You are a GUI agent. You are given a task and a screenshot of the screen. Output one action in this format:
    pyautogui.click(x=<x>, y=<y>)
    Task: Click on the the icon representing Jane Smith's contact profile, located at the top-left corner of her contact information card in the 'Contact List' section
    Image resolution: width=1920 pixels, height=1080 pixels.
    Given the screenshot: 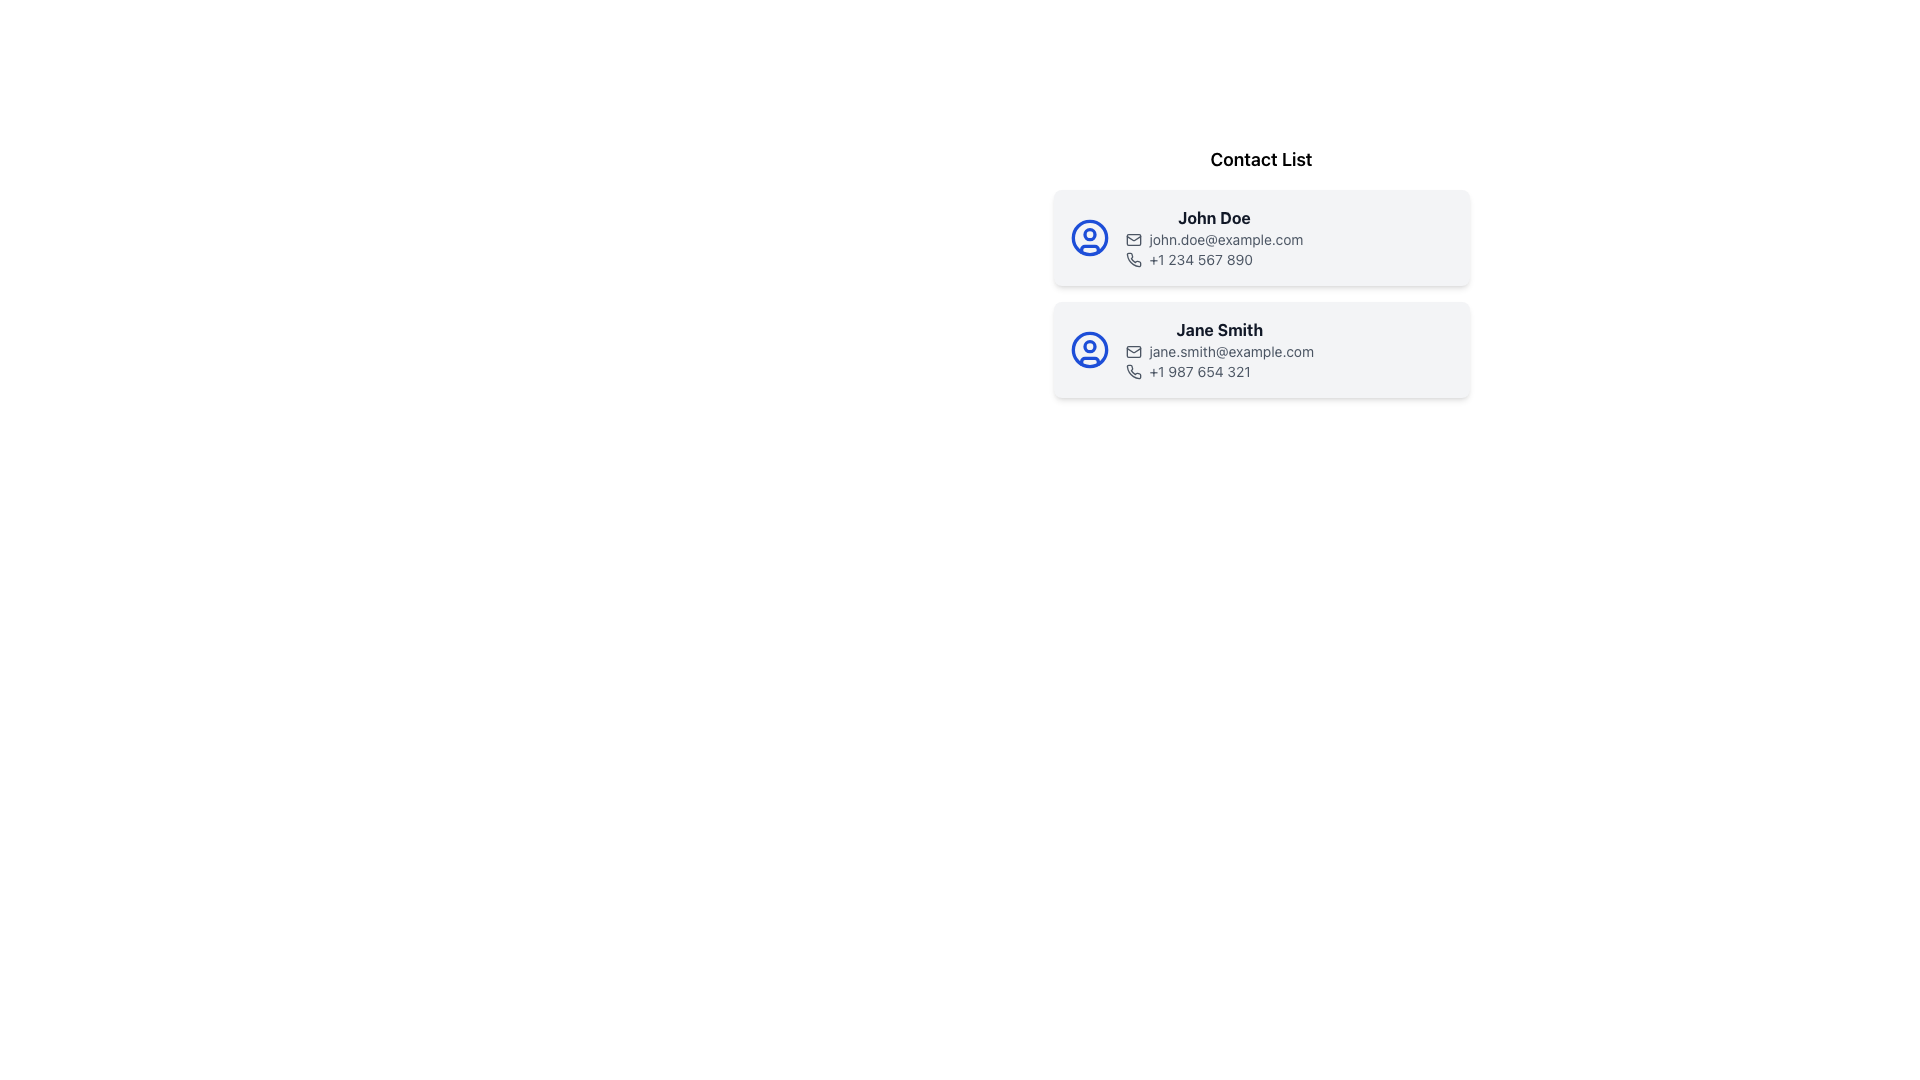 What is the action you would take?
    pyautogui.click(x=1088, y=349)
    